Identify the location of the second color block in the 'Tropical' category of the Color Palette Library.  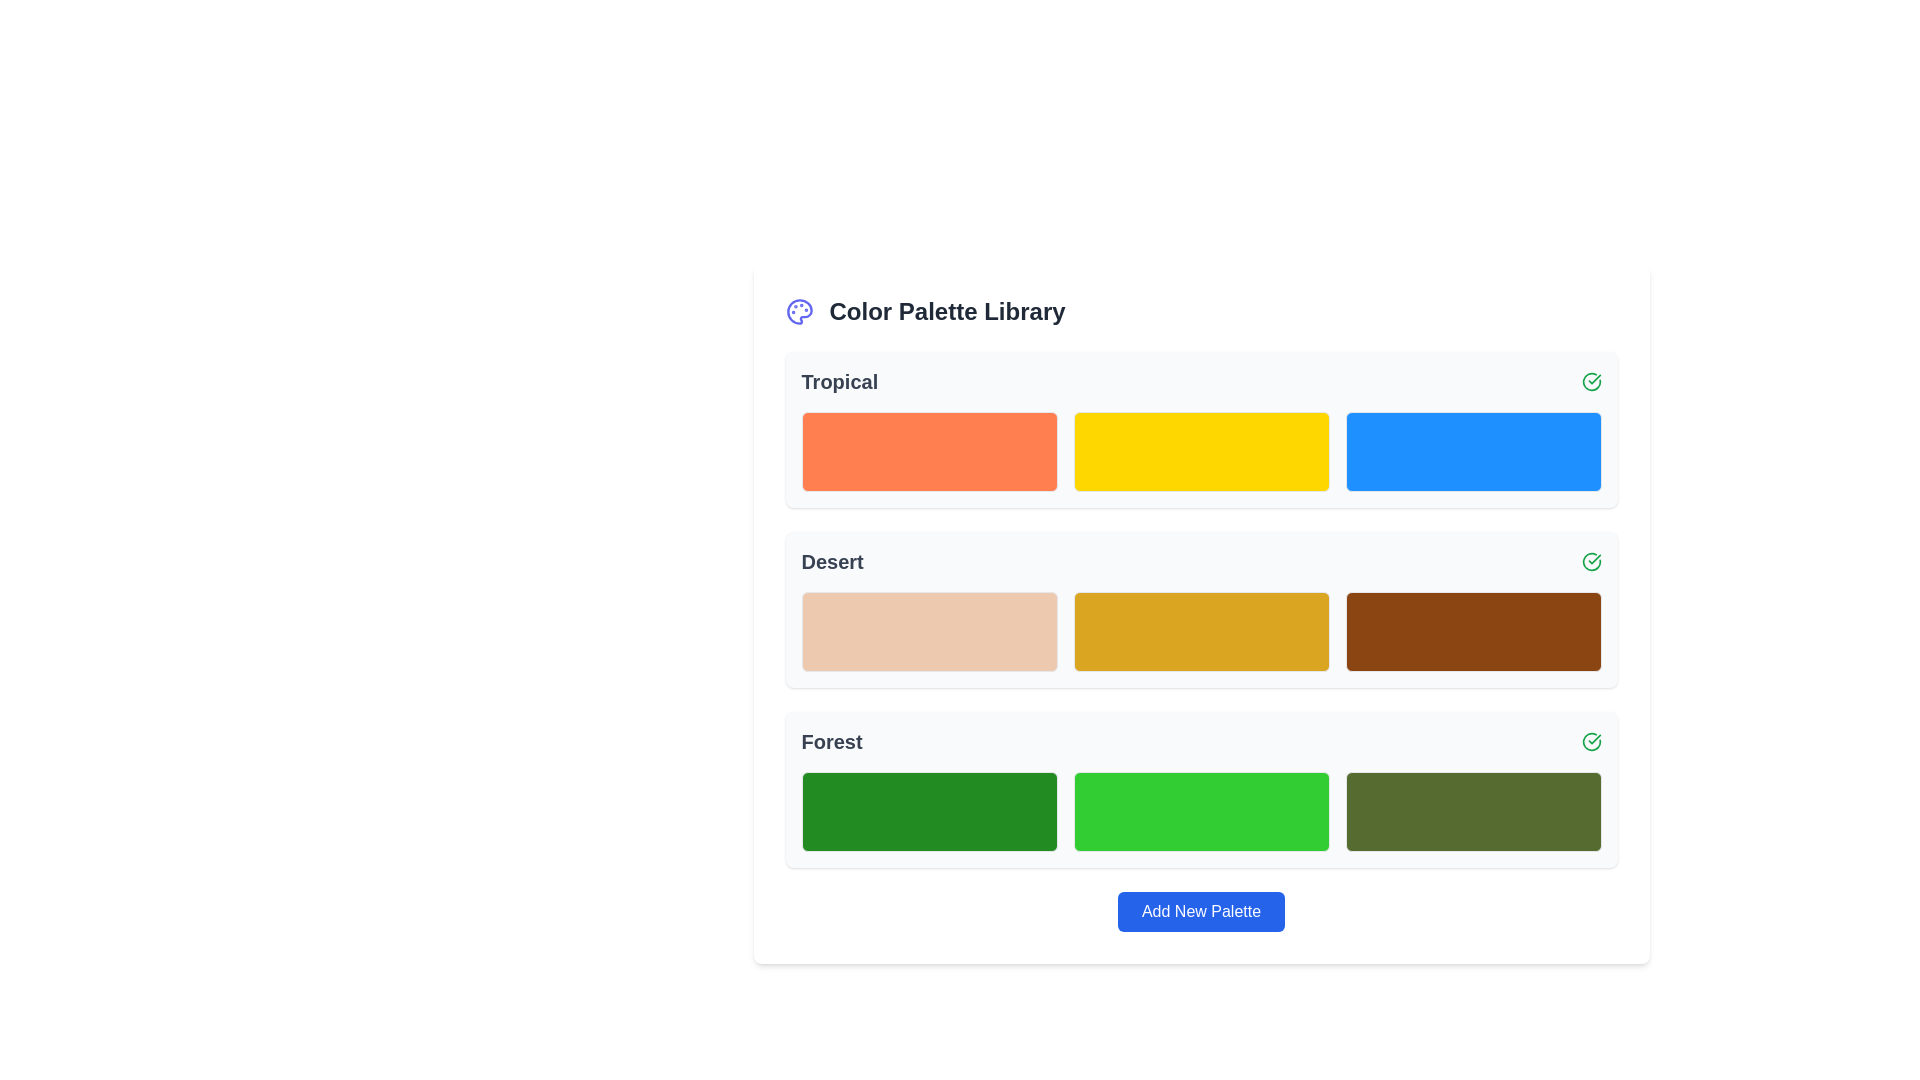
(1200, 428).